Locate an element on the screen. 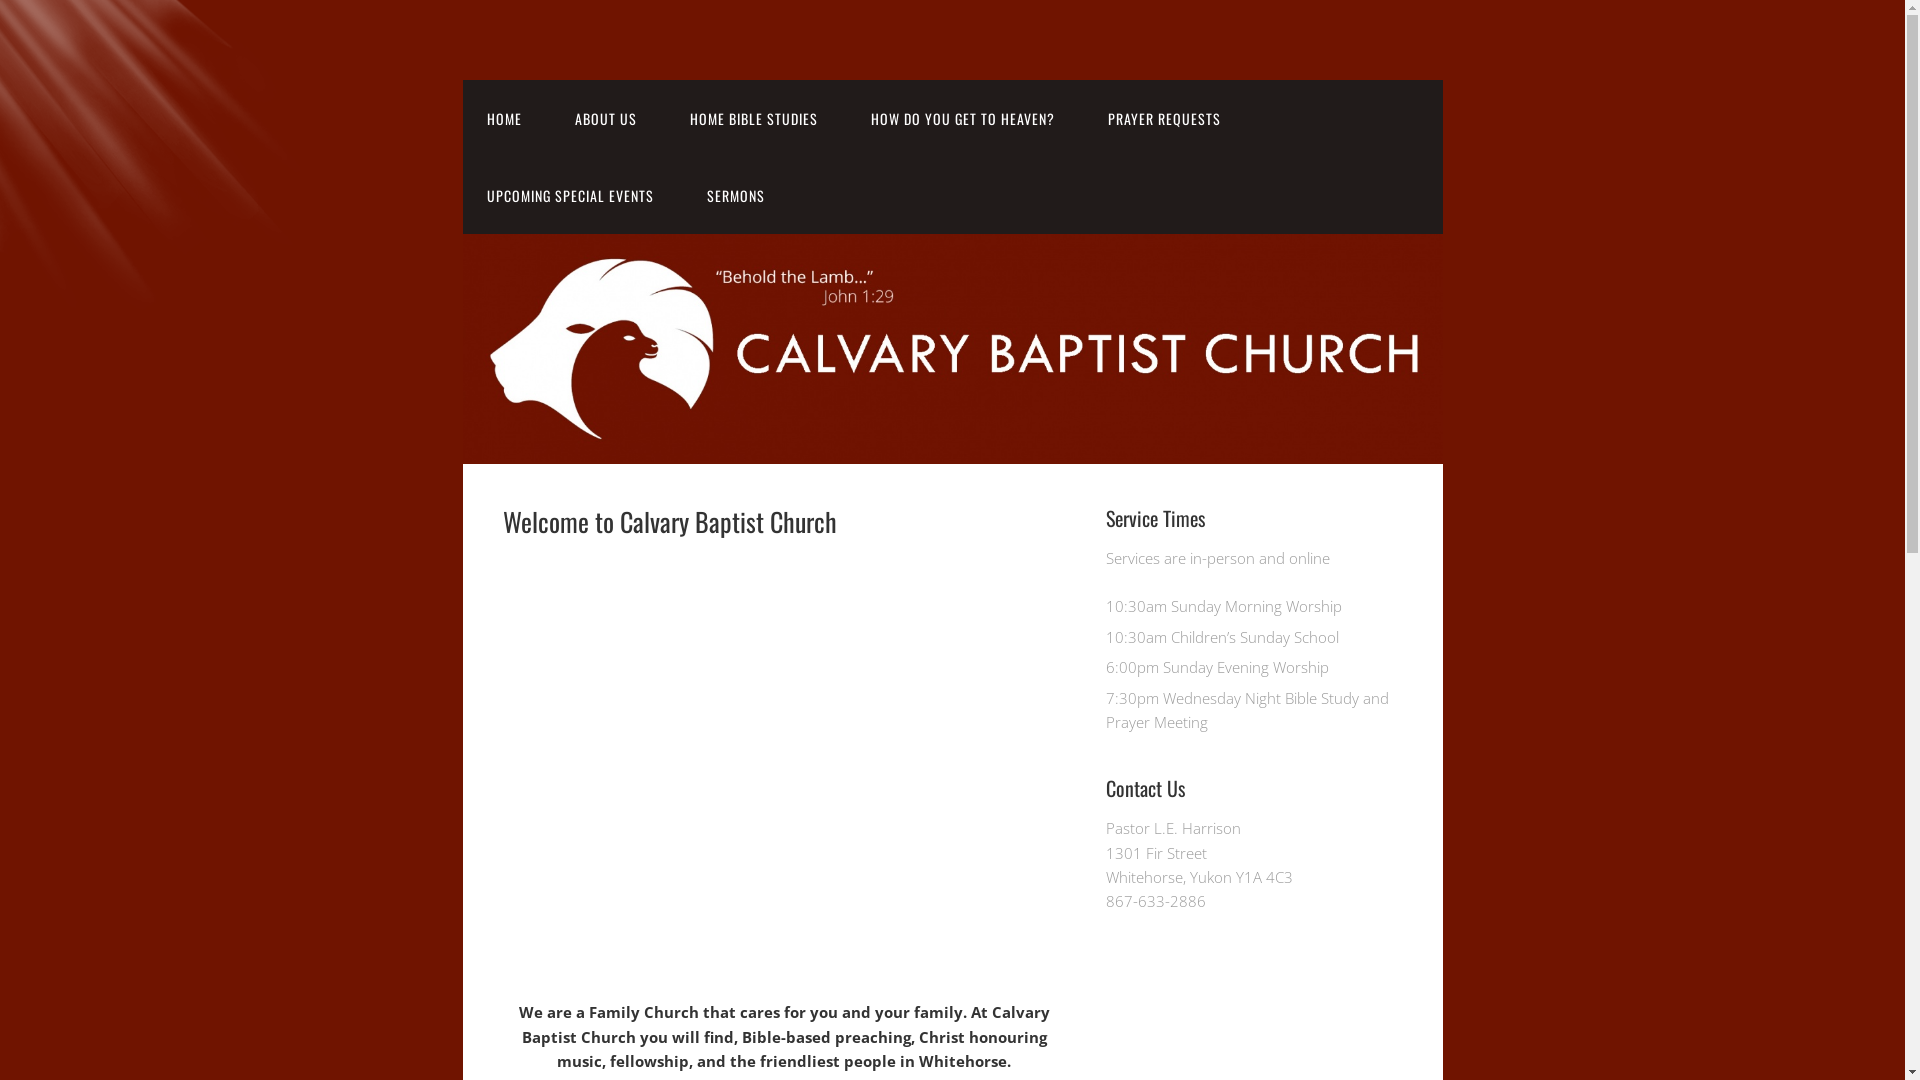 The image size is (1920, 1080). 'HOME' is located at coordinates (503, 118).